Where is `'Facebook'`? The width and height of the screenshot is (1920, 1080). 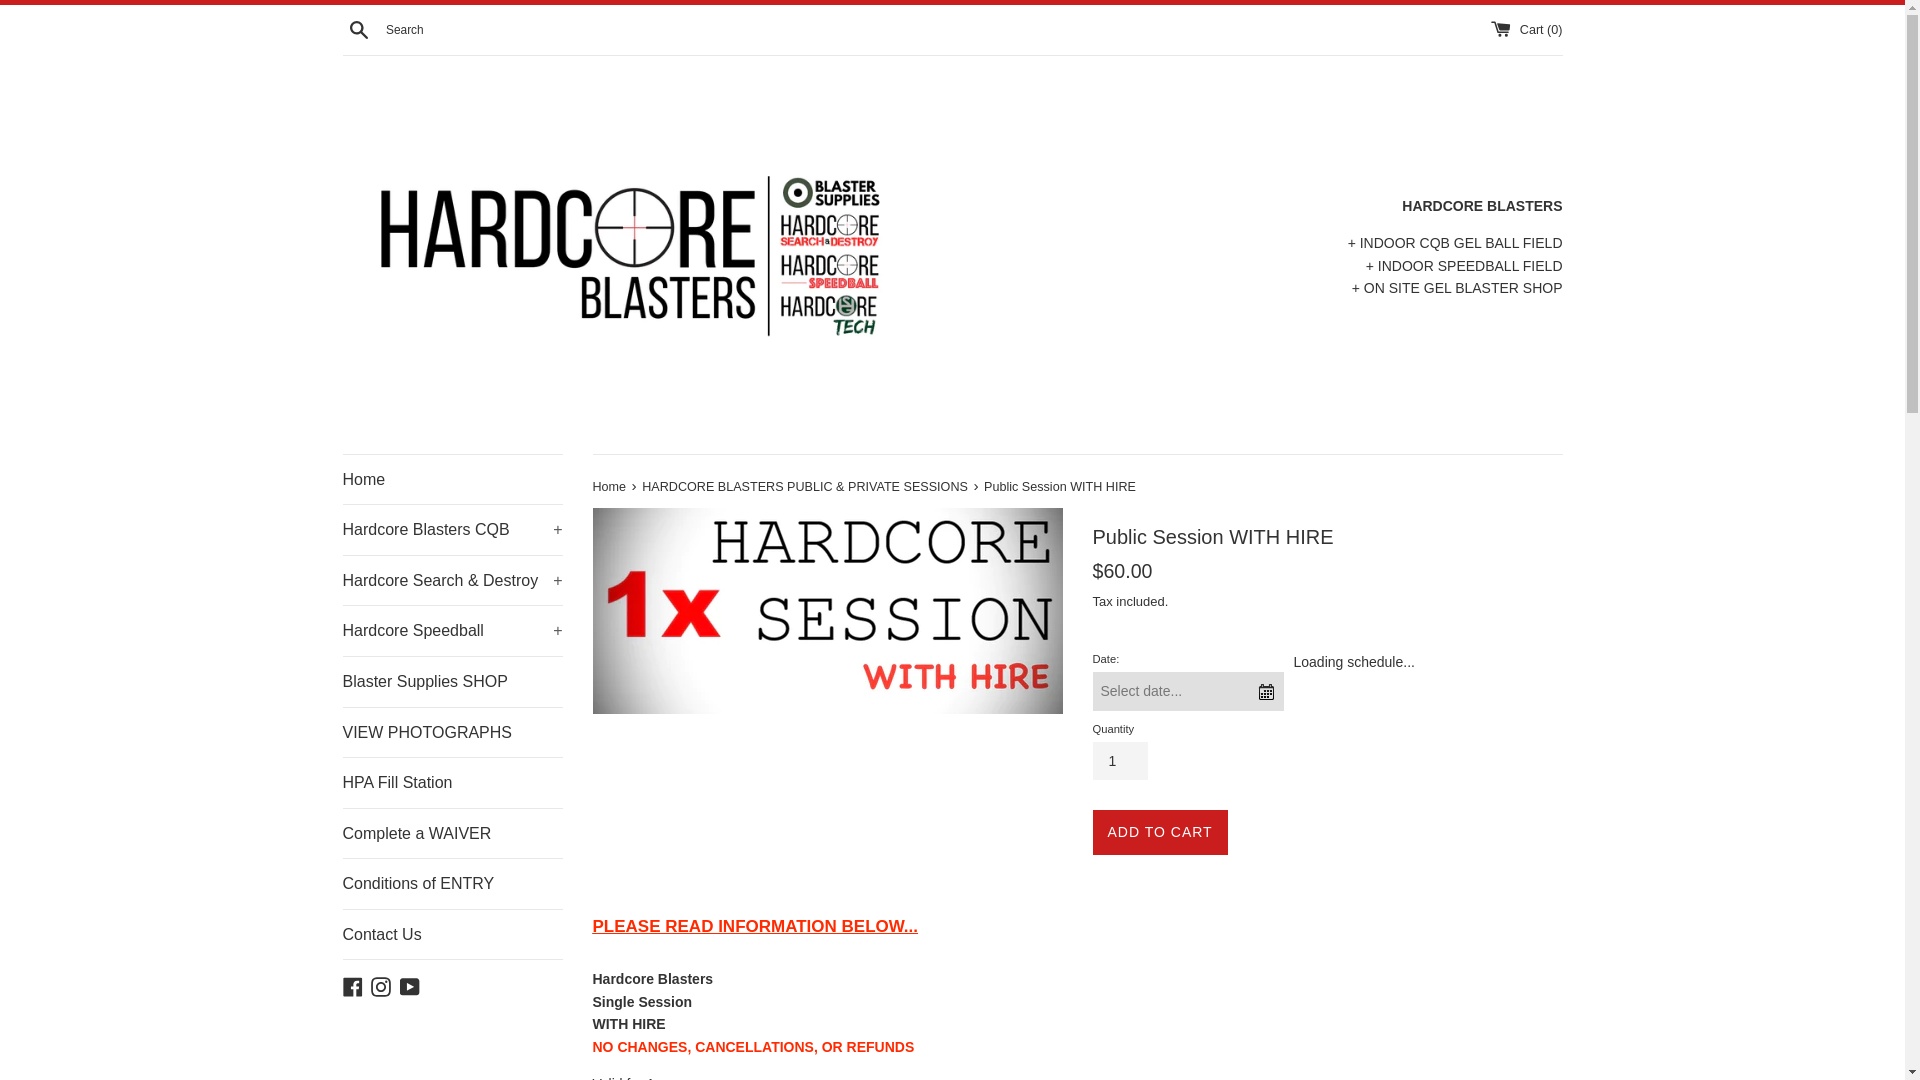
'Facebook' is located at coordinates (341, 983).